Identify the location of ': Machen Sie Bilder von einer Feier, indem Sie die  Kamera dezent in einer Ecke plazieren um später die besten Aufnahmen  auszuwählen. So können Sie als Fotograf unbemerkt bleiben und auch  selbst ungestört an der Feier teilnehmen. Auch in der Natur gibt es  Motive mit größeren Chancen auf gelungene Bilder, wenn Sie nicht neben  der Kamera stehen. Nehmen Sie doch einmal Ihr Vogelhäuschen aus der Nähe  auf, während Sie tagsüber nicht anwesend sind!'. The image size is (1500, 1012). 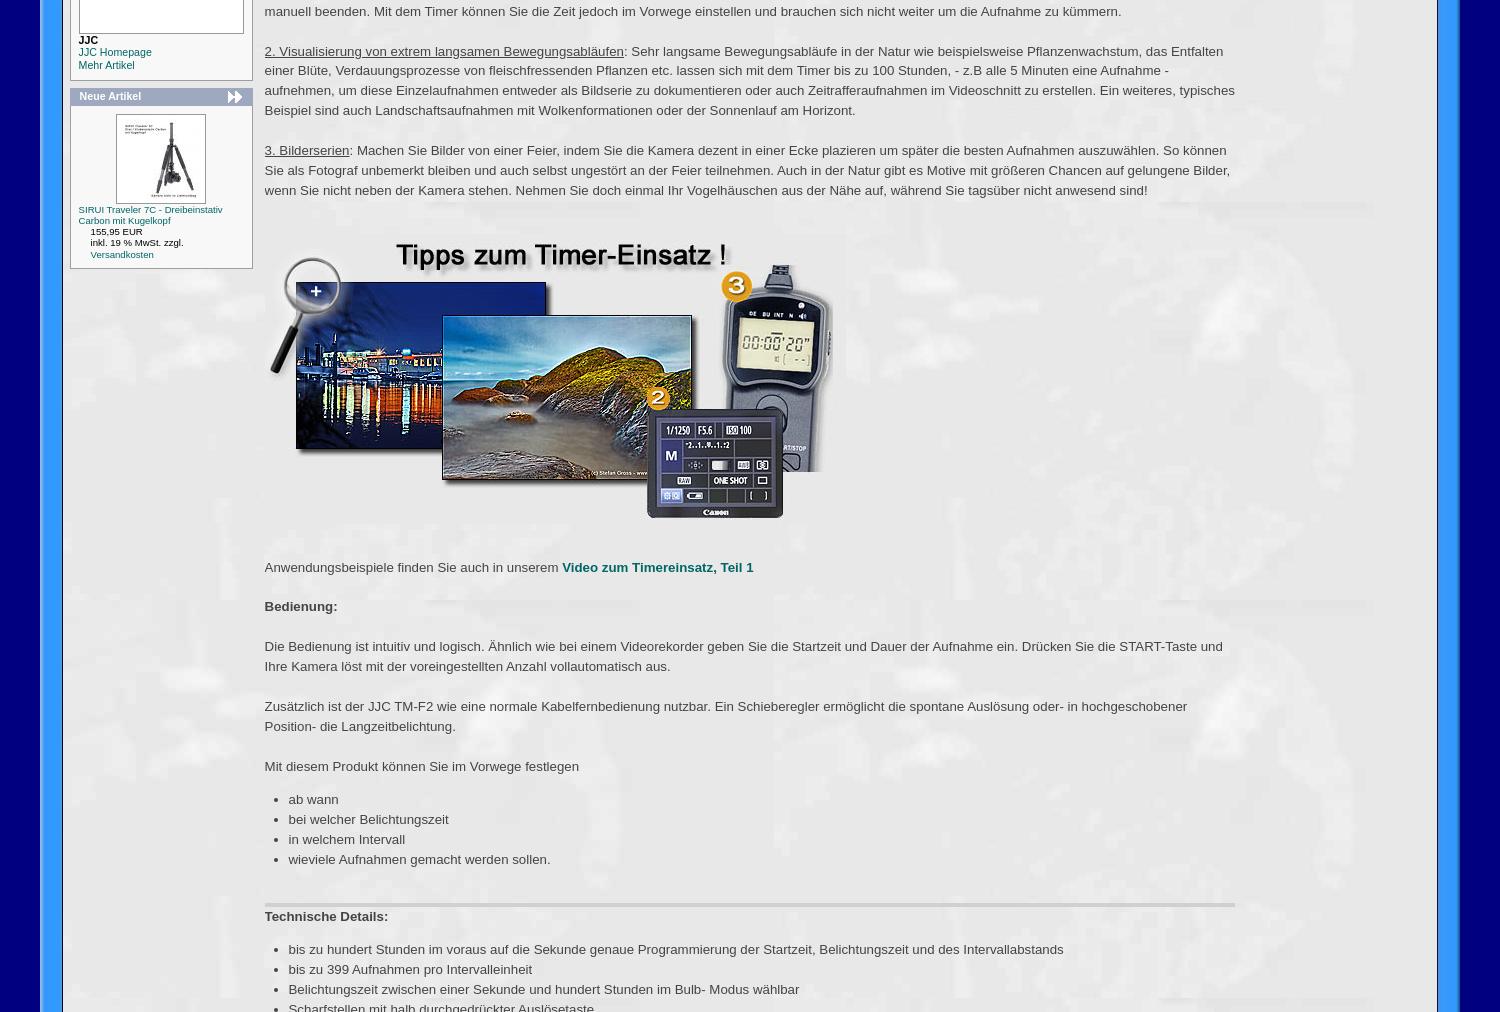
(746, 170).